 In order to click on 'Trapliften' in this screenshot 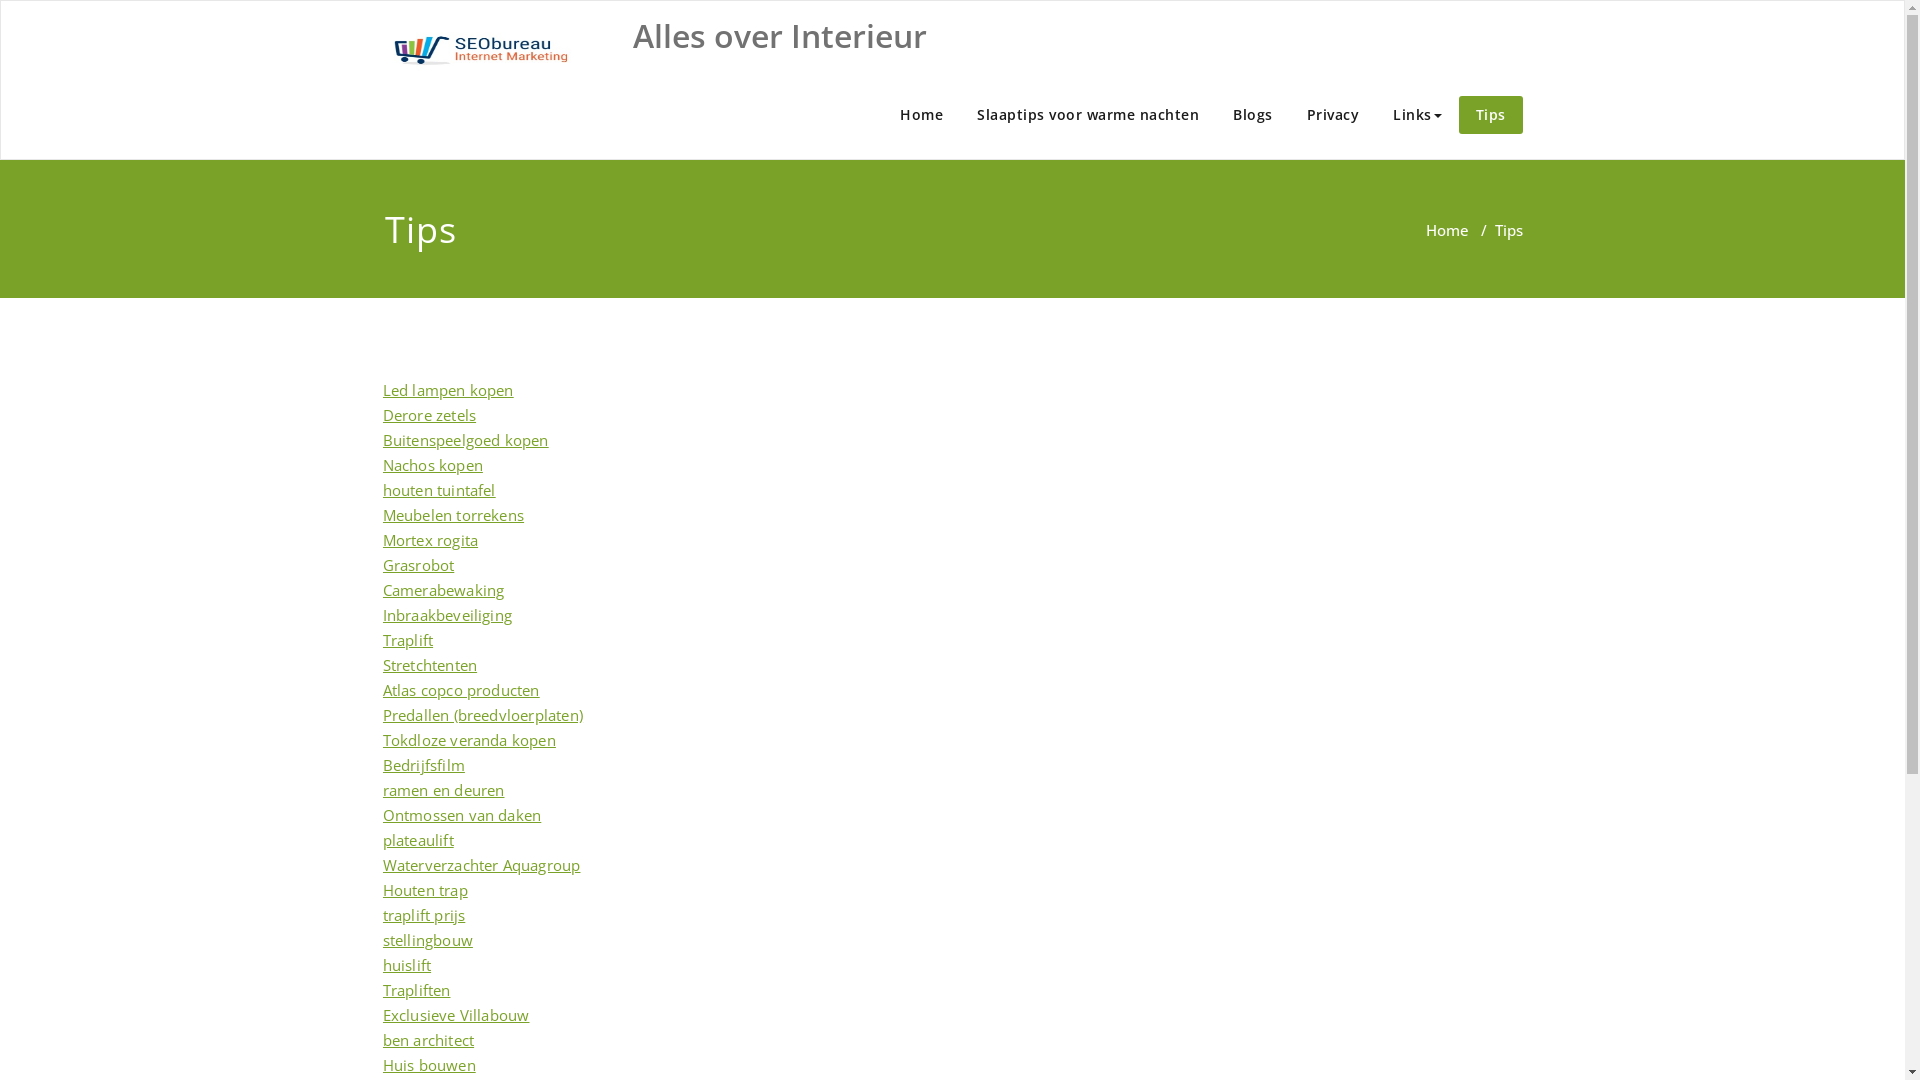, I will do `click(415, 990)`.